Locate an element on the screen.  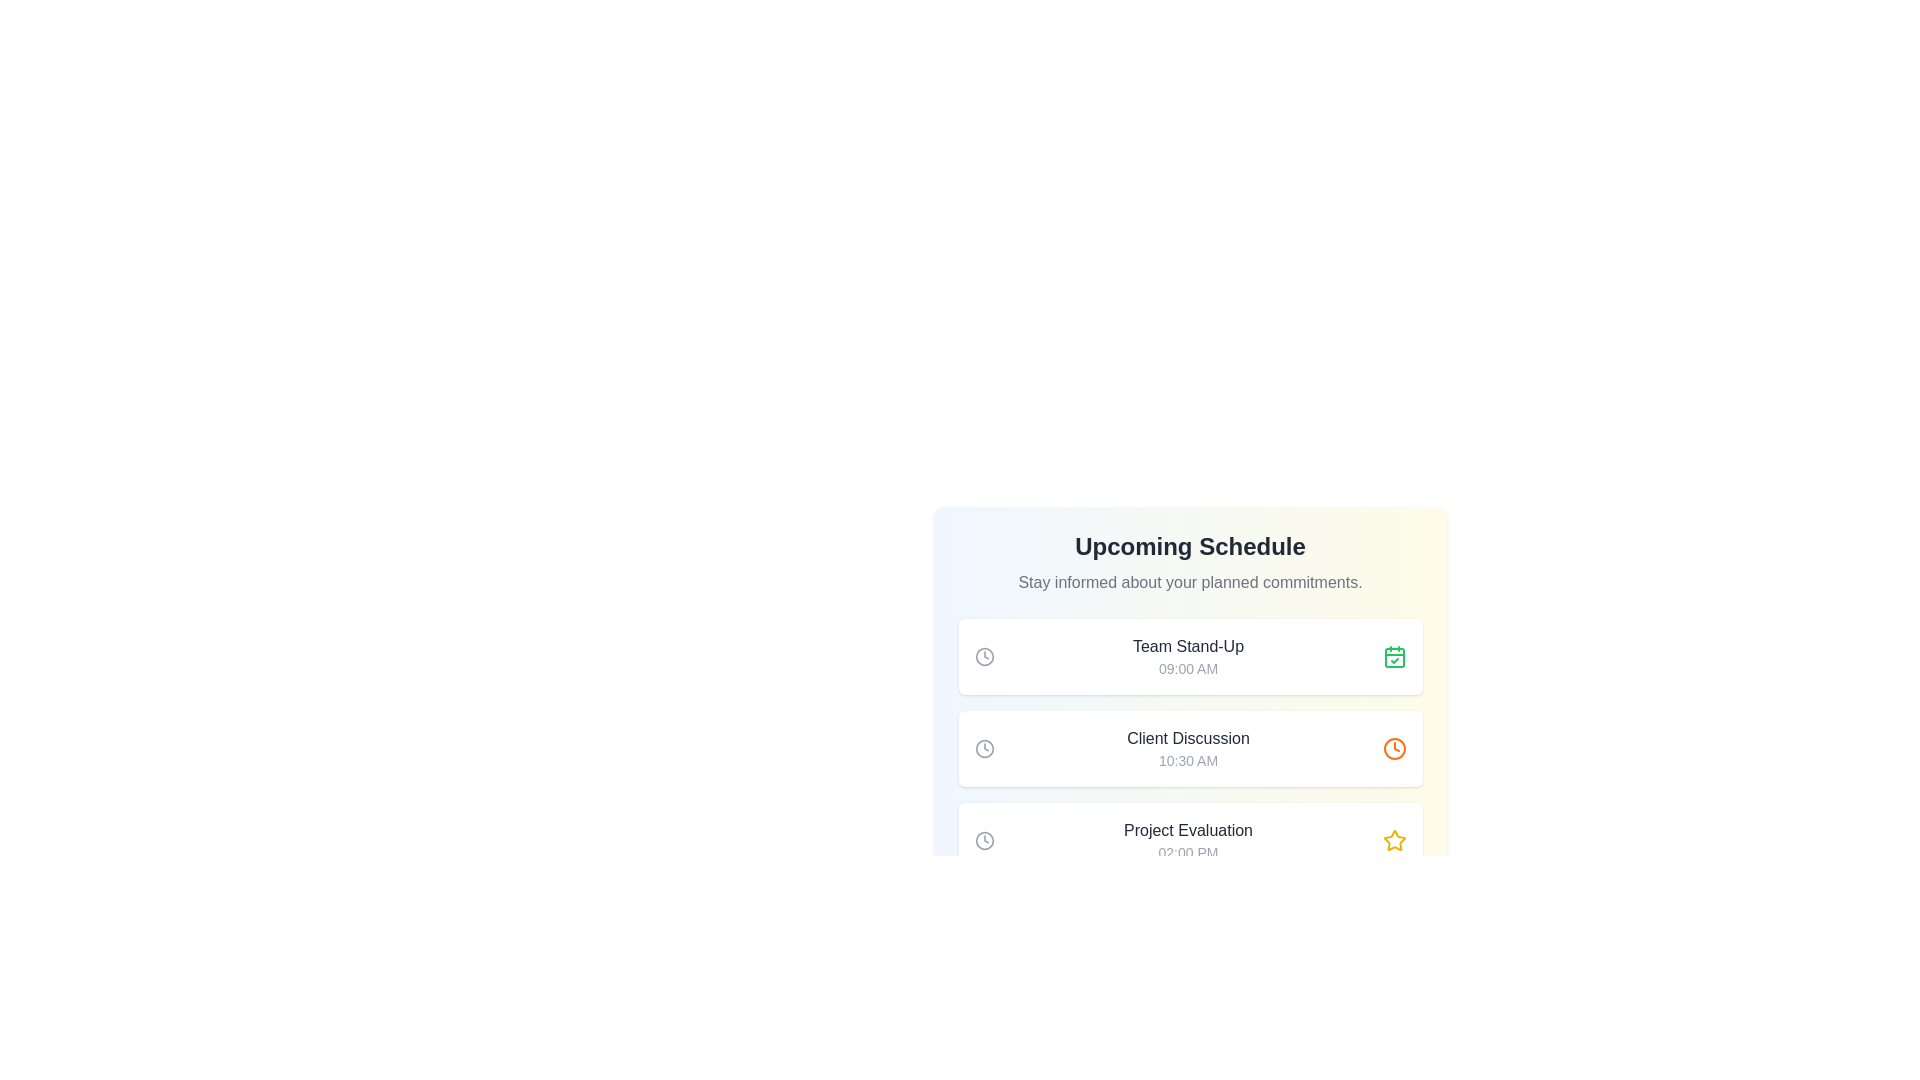
the decorative circle in the clock icon located to the left of the 'Client Discussion' text in the second list item is located at coordinates (984, 748).